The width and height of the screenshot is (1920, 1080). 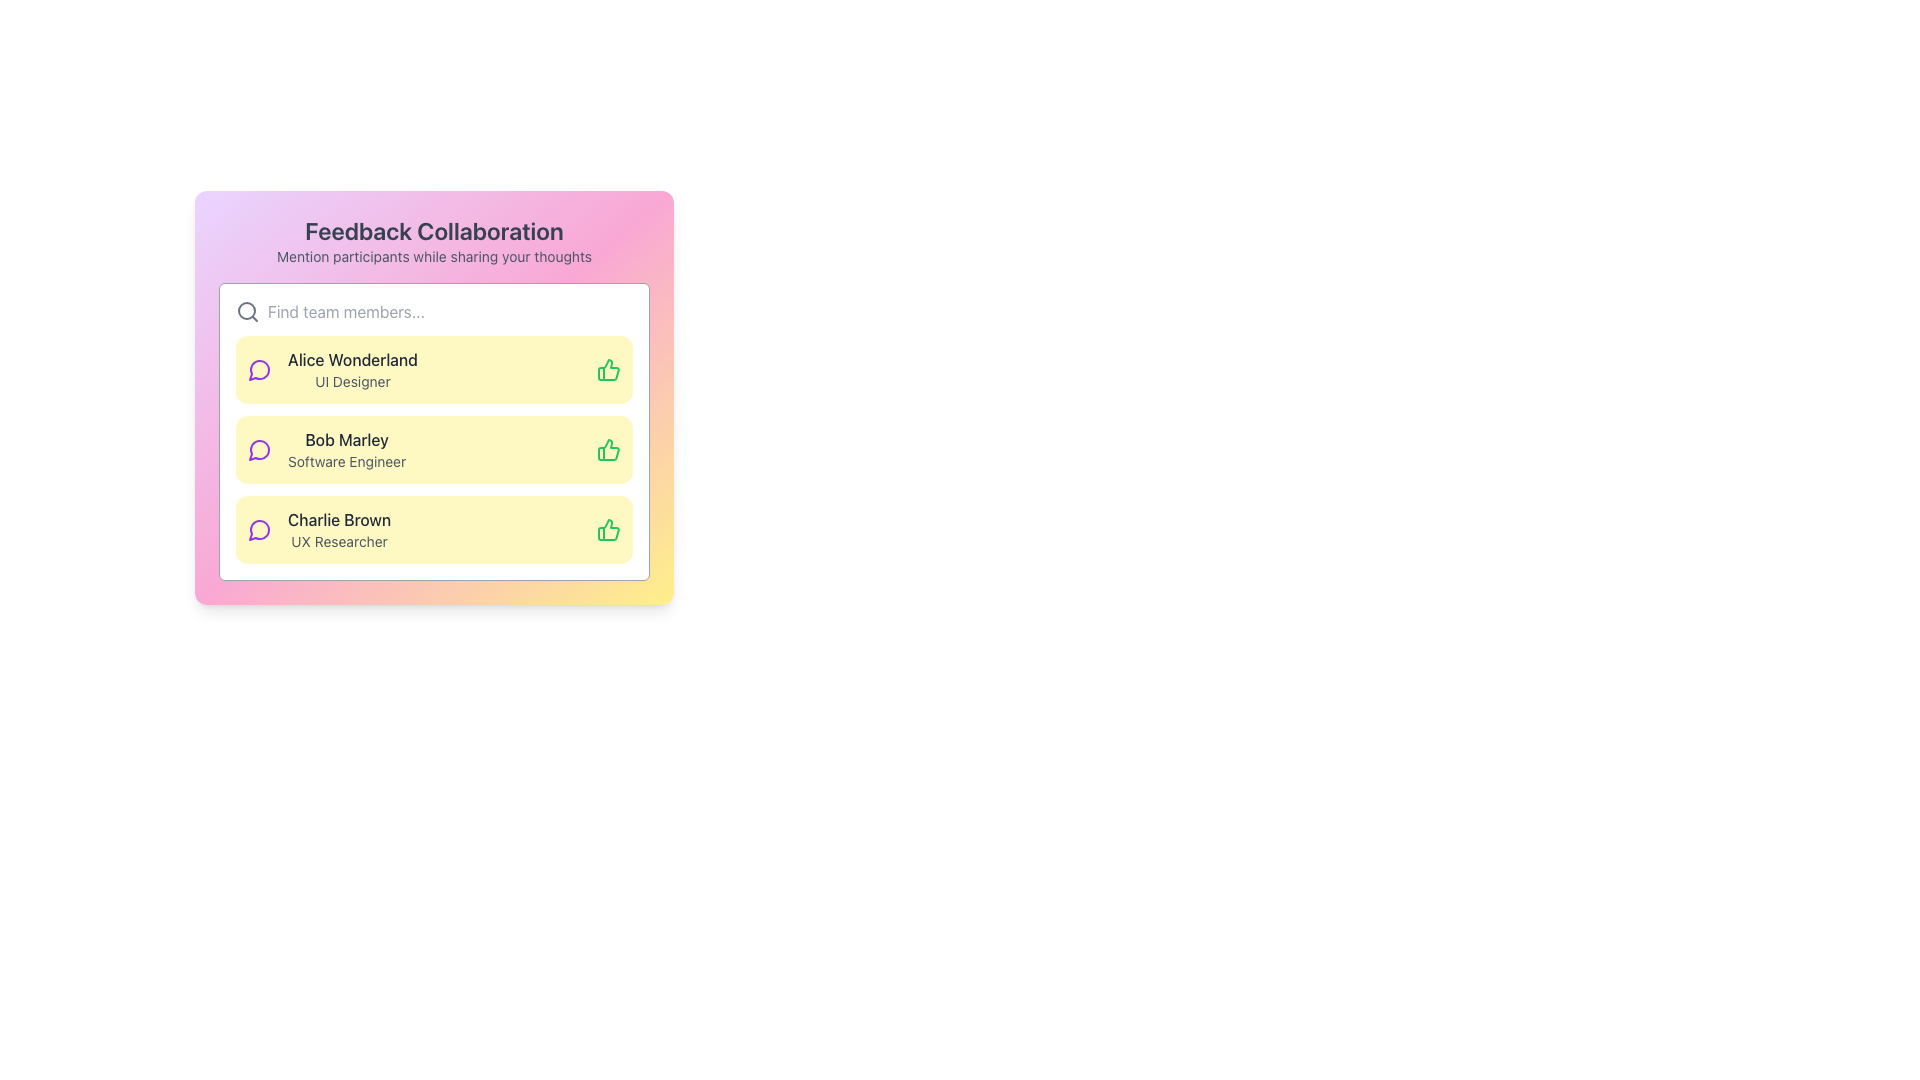 I want to click on the green thumbs-up graphical icon located in the second user row of the feedback list, next to 'Bob Marley - Software Engineer', to potentially reveal additional information, so click(x=607, y=528).